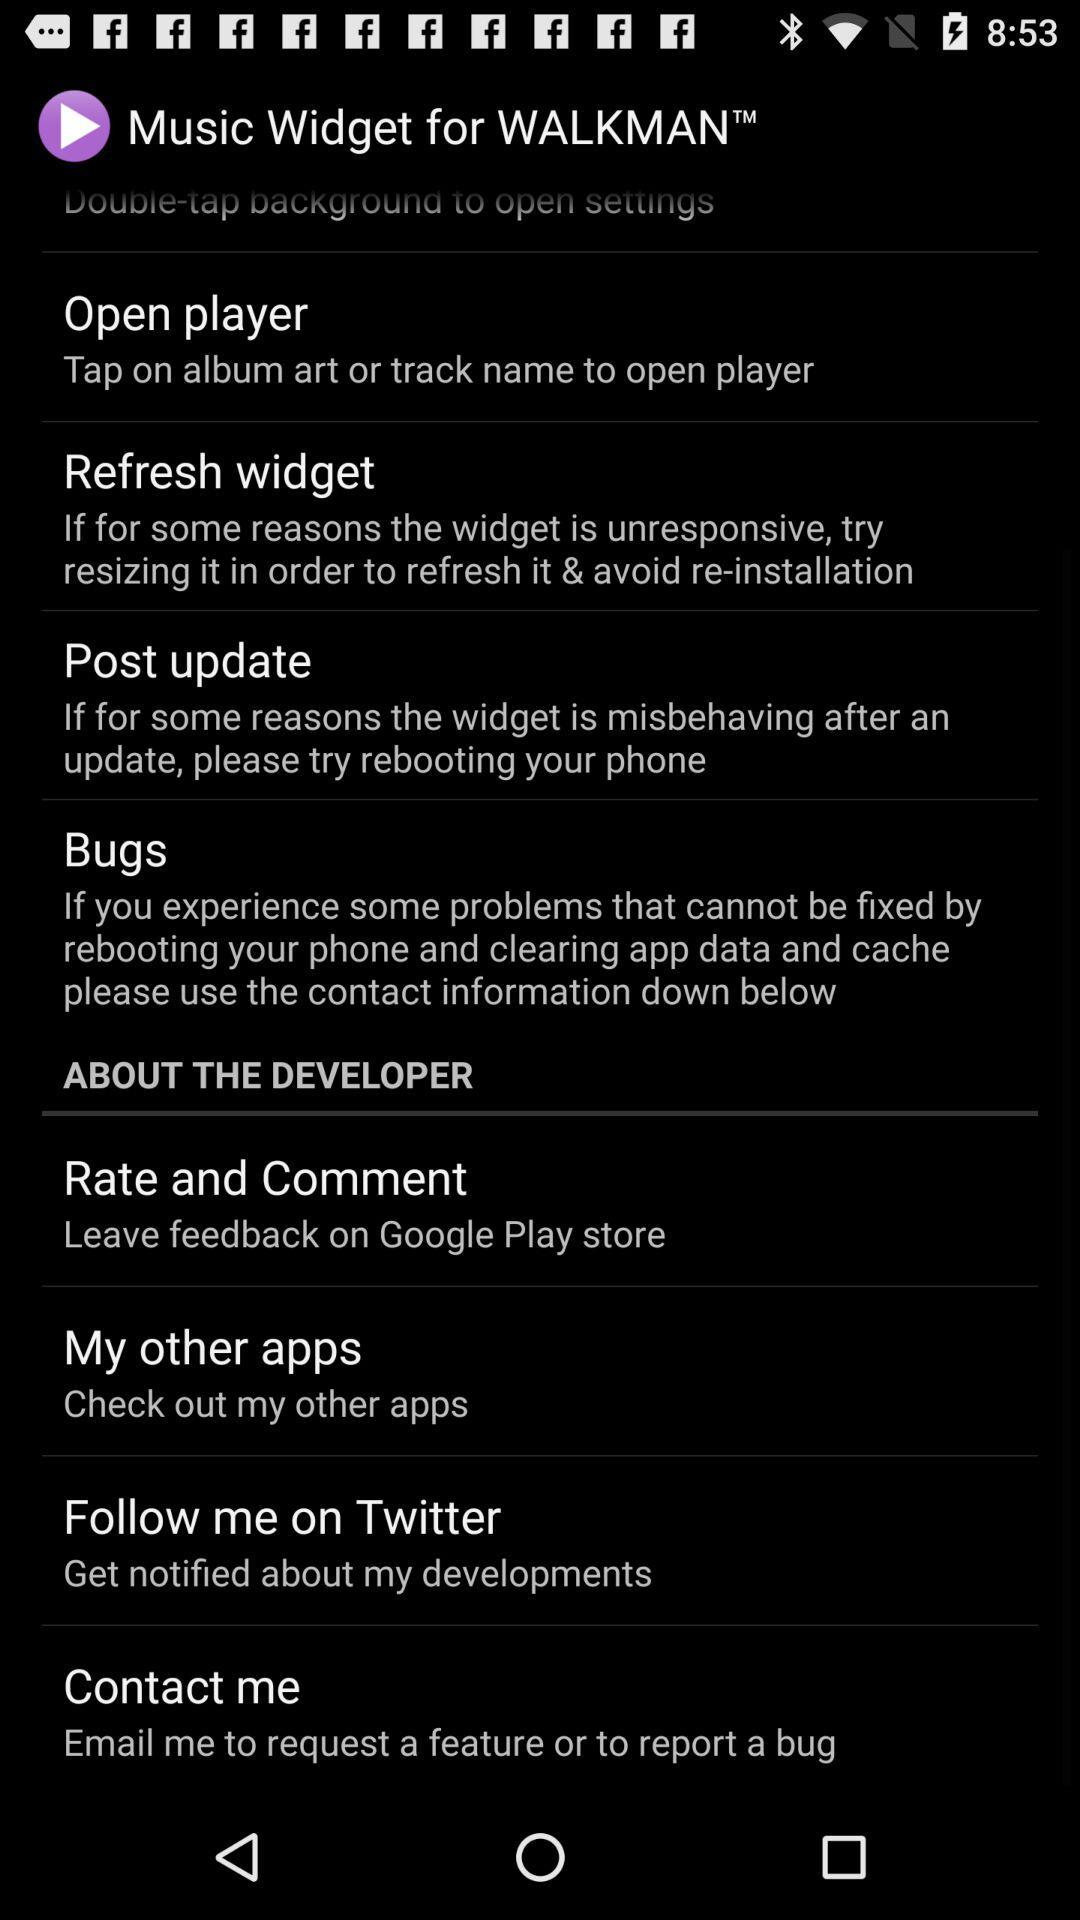 The image size is (1080, 1920). I want to click on contact me app, so click(181, 1683).